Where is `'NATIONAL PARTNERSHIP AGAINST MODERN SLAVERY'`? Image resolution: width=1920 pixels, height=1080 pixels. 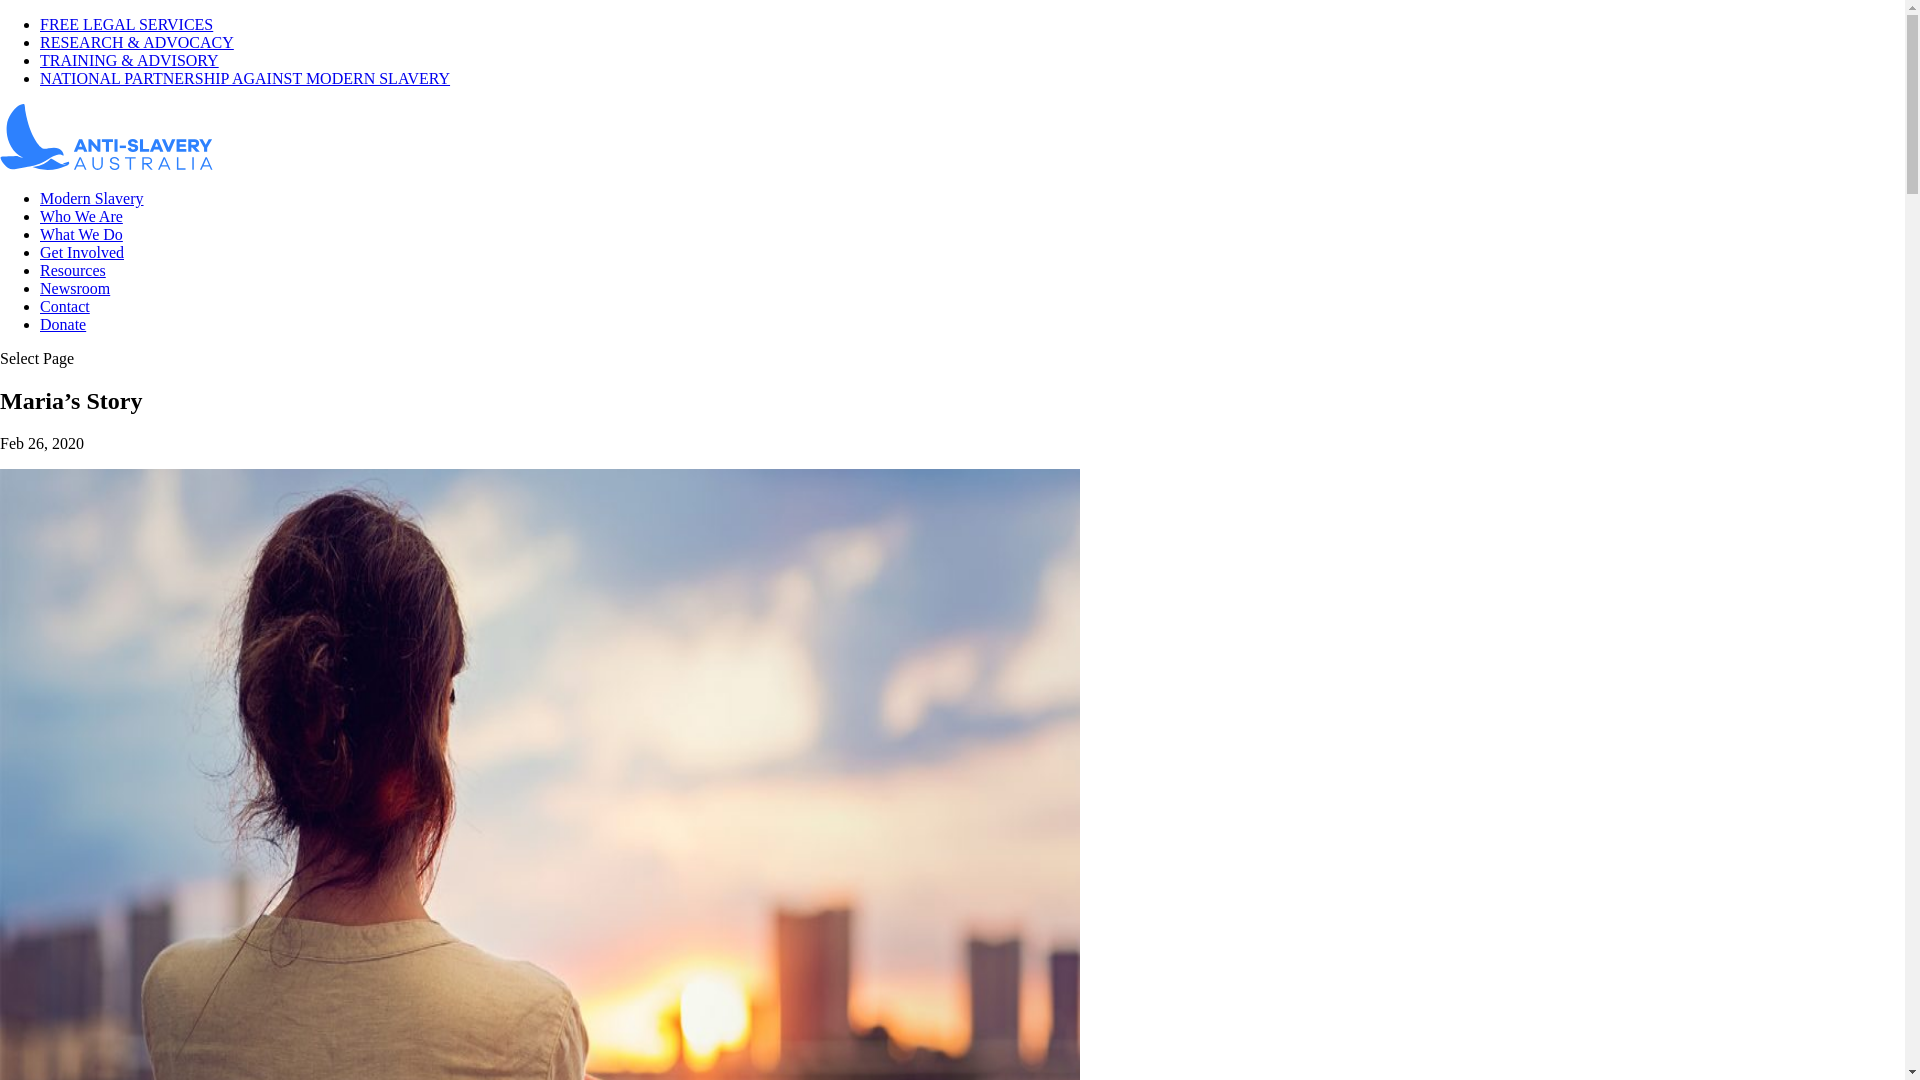 'NATIONAL PARTNERSHIP AGAINST MODERN SLAVERY' is located at coordinates (243, 77).